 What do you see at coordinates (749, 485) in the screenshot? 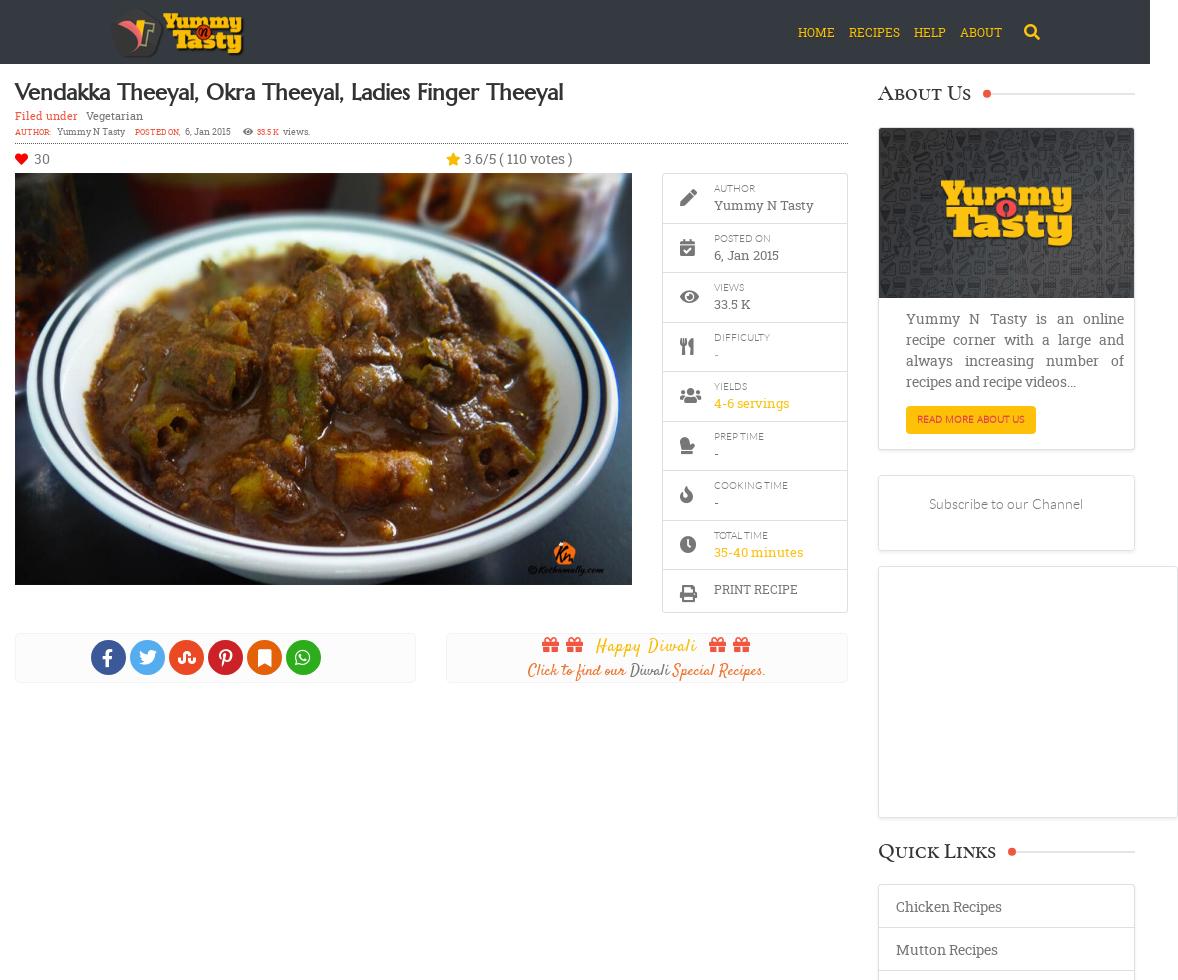
I see `'Cooking Time'` at bounding box center [749, 485].